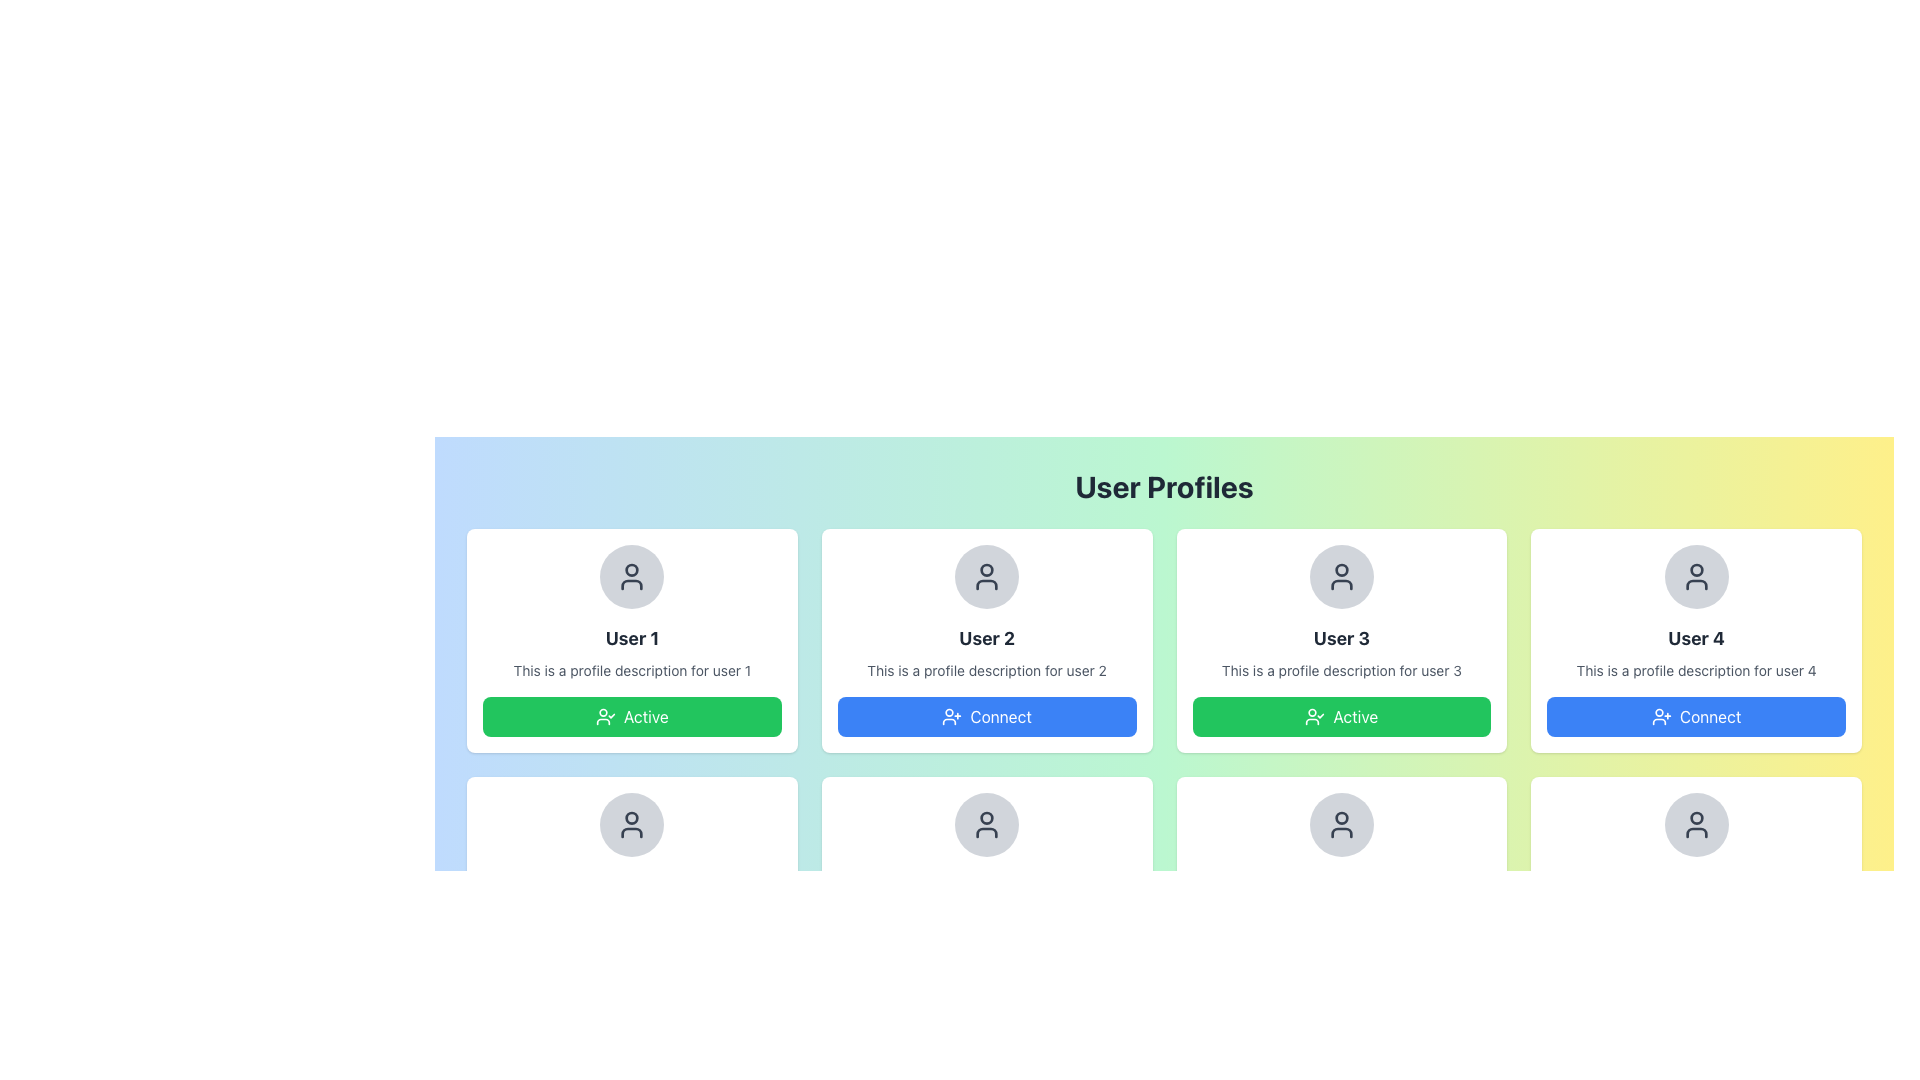  What do you see at coordinates (1341, 833) in the screenshot?
I see `the body section of the SVG user icon, which is located centrally beneath the circular part of the icon` at bounding box center [1341, 833].